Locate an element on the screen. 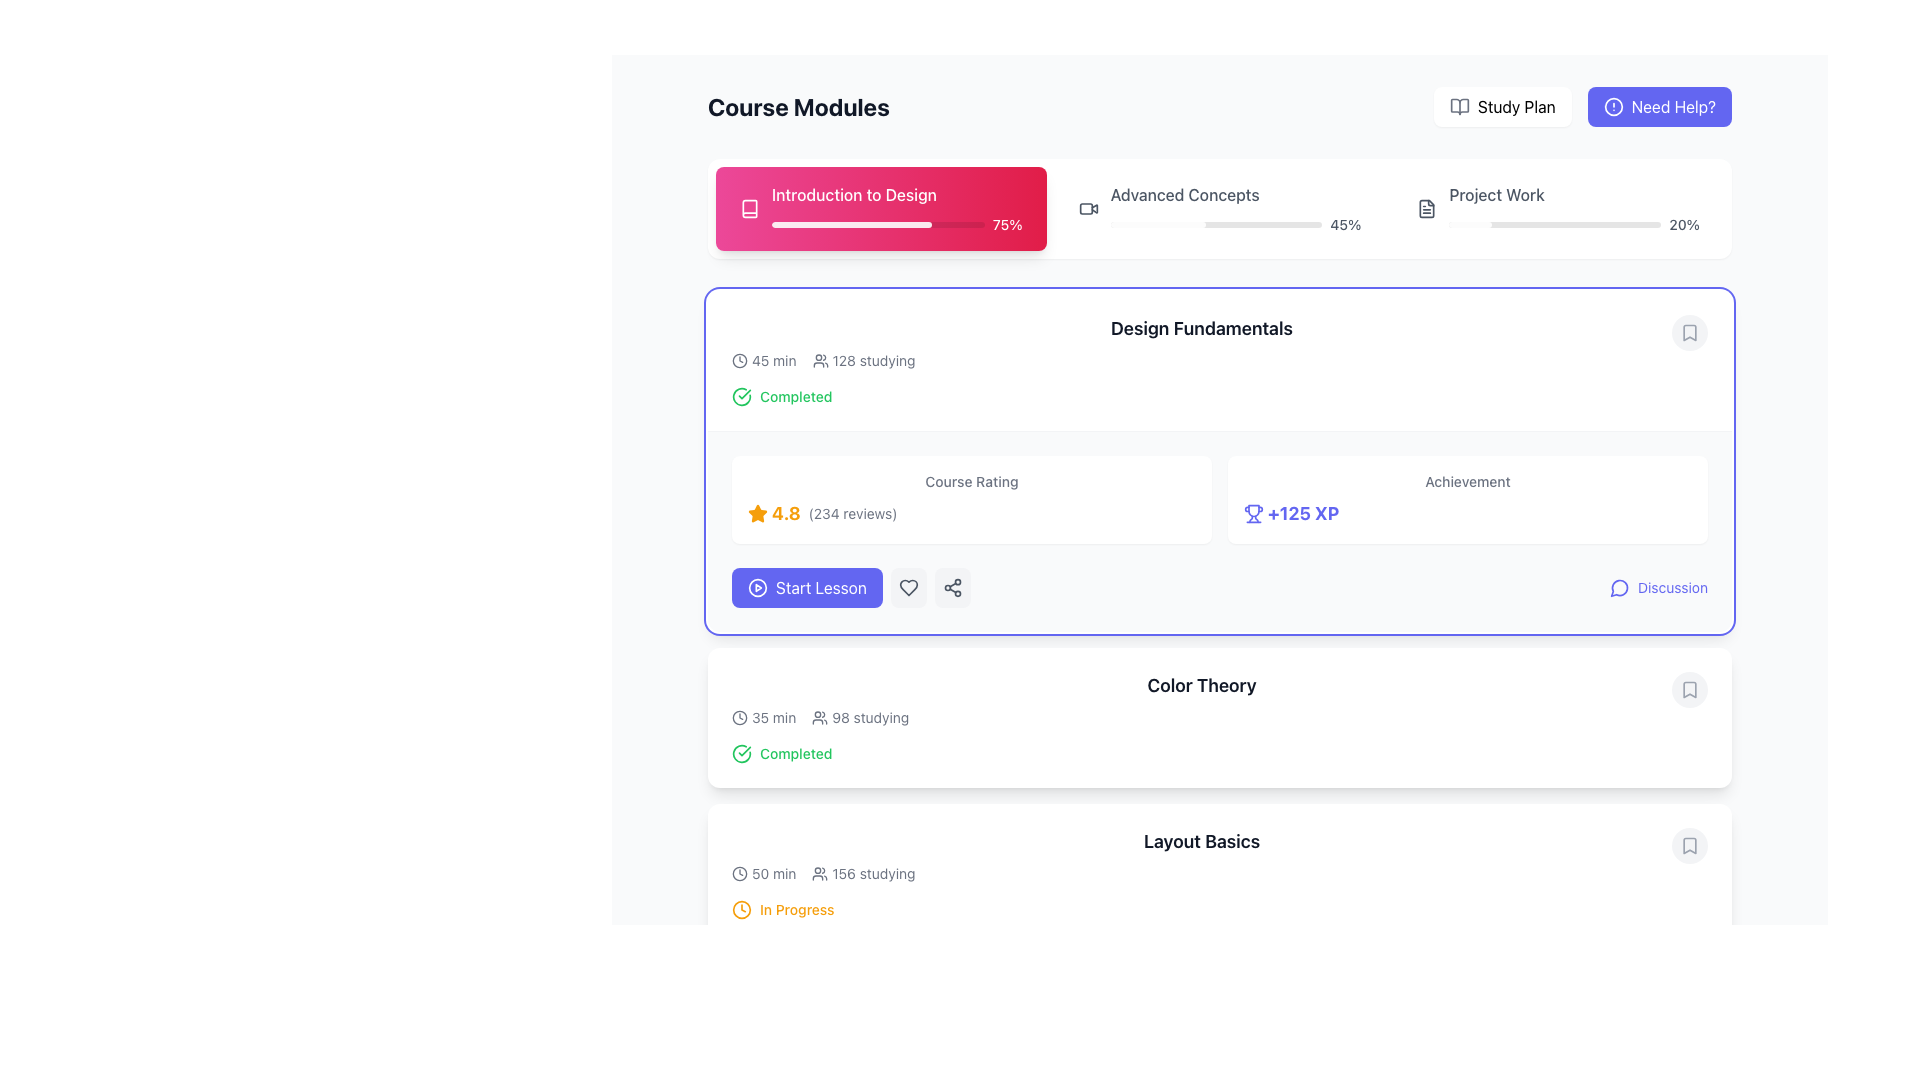 The height and width of the screenshot is (1080, 1920). the text label indicating the current status of the course section, which is located at the bottom of the page in the 'Layout Basics' section, positioned at the far right alongside a clock icon is located at coordinates (796, 910).